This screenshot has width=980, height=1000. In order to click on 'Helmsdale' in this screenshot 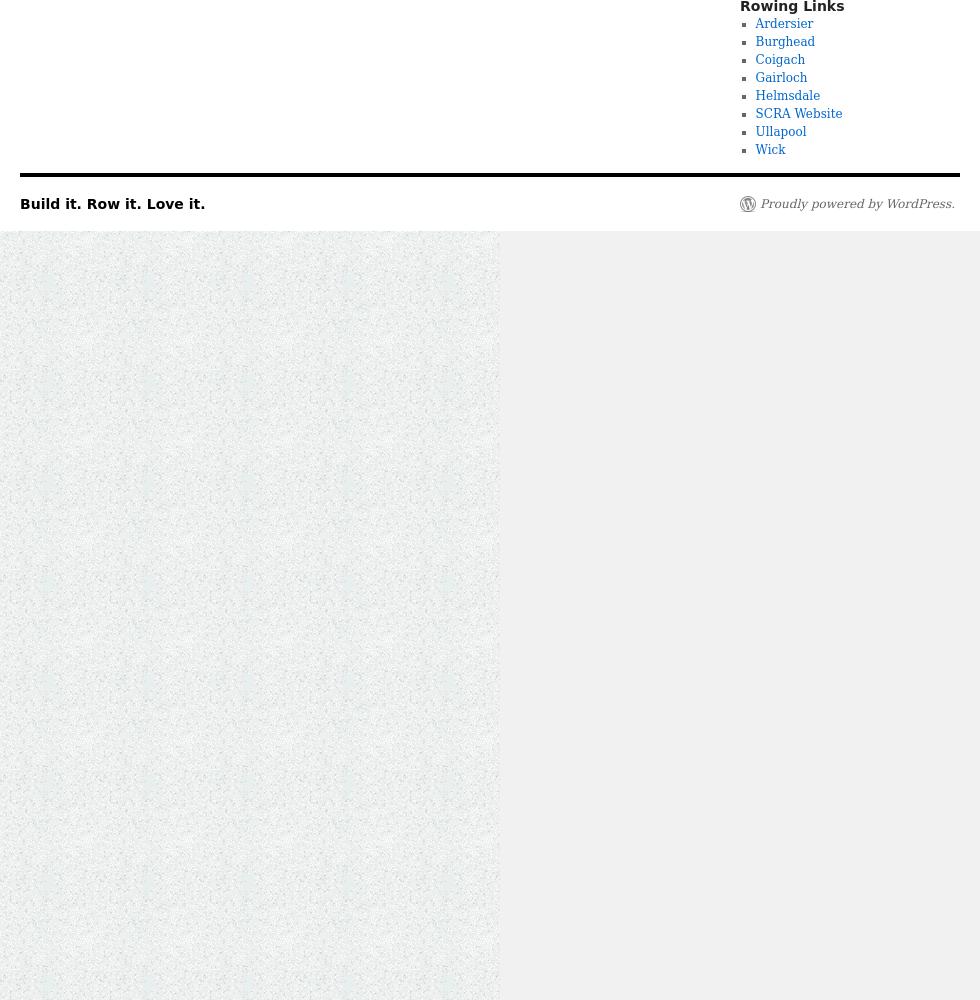, I will do `click(787, 95)`.